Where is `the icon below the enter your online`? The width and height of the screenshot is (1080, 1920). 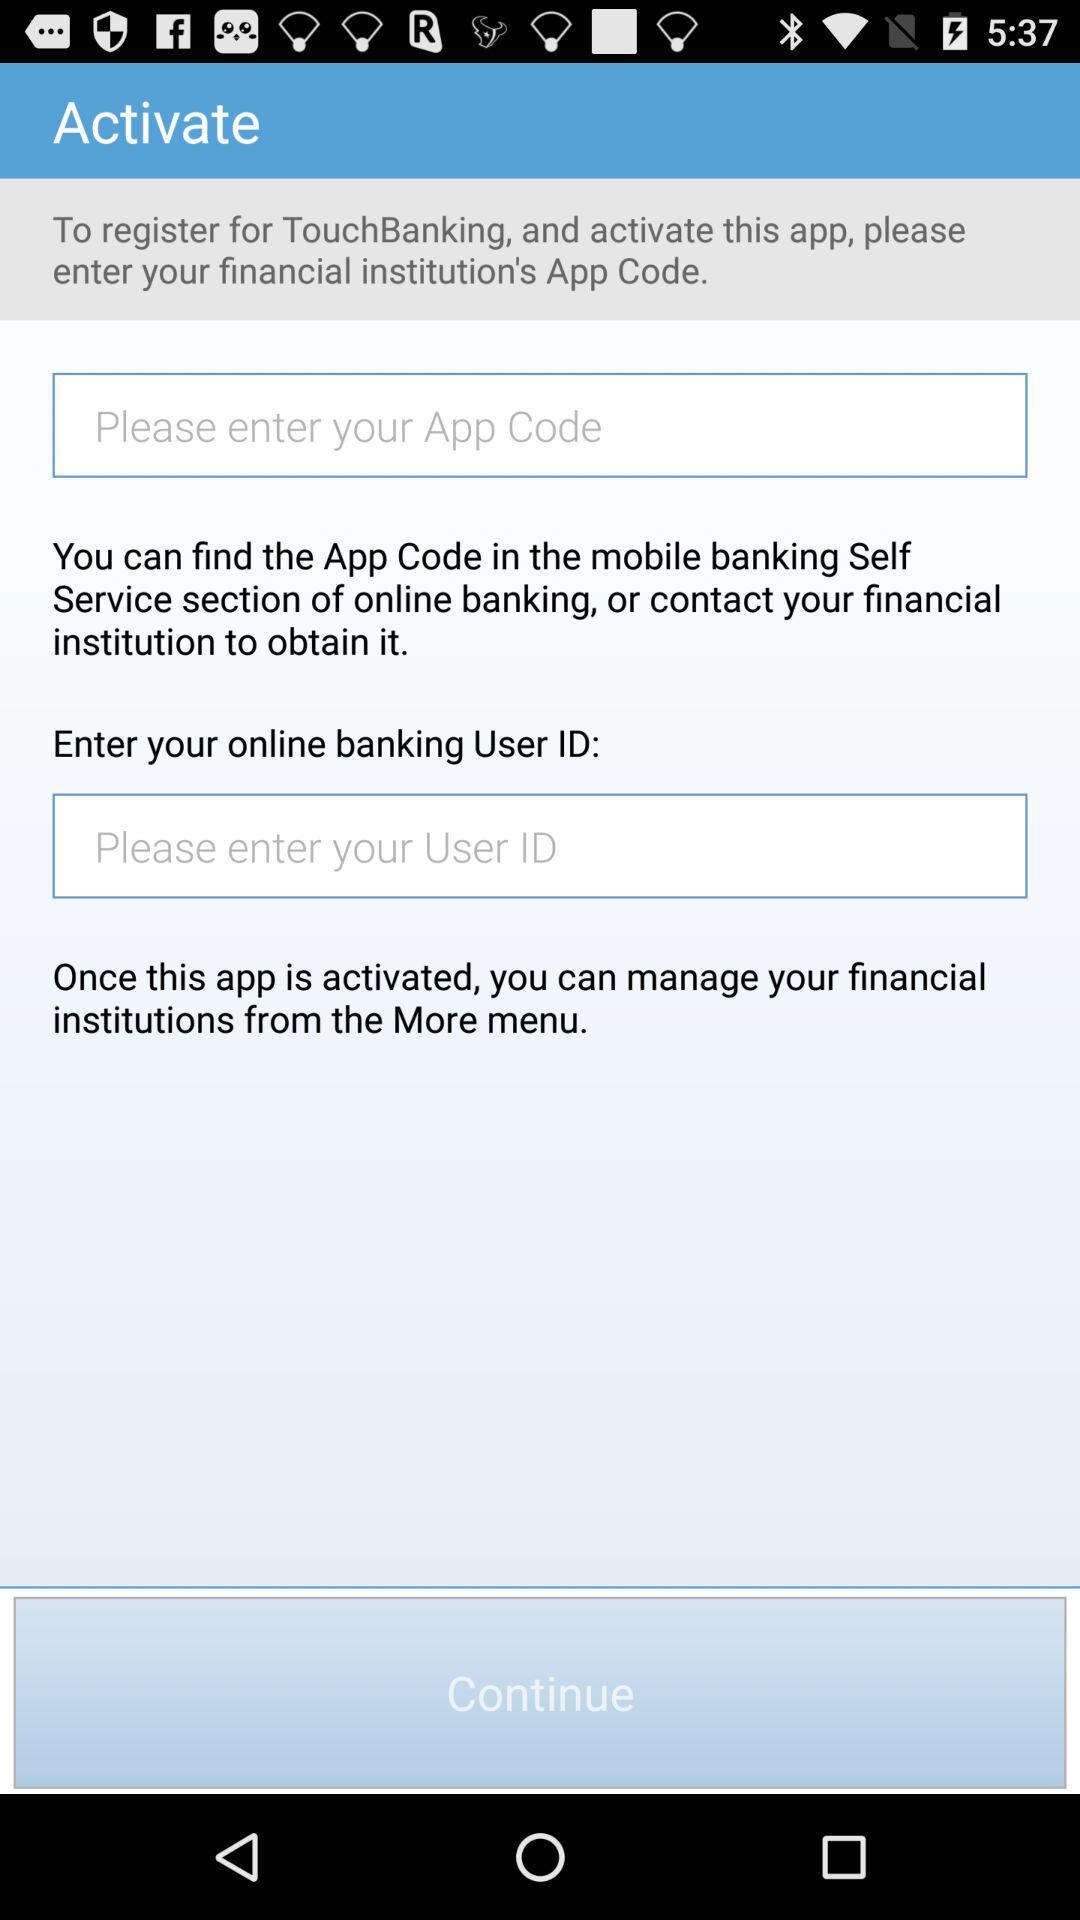
the icon below the enter your online is located at coordinates (550, 845).